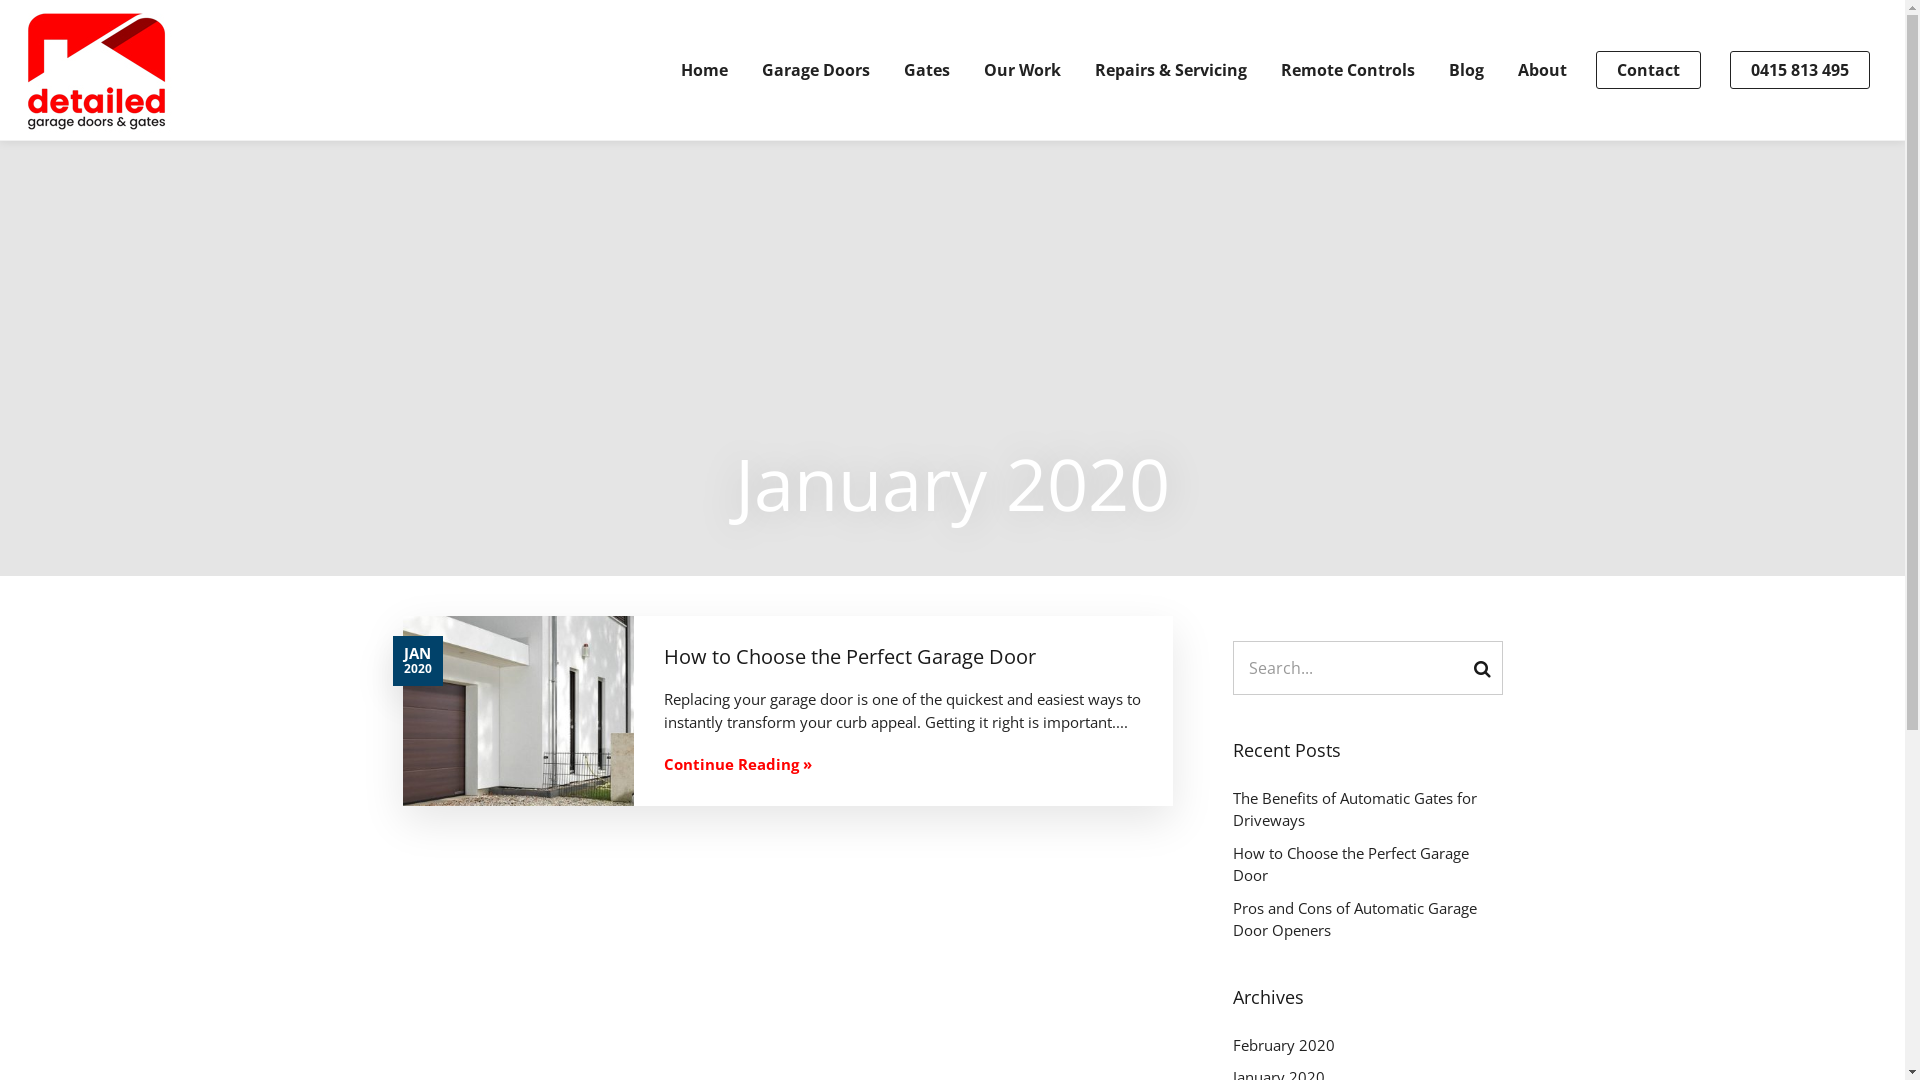 Image resolution: width=1920 pixels, height=1080 pixels. What do you see at coordinates (1541, 68) in the screenshot?
I see `'About'` at bounding box center [1541, 68].